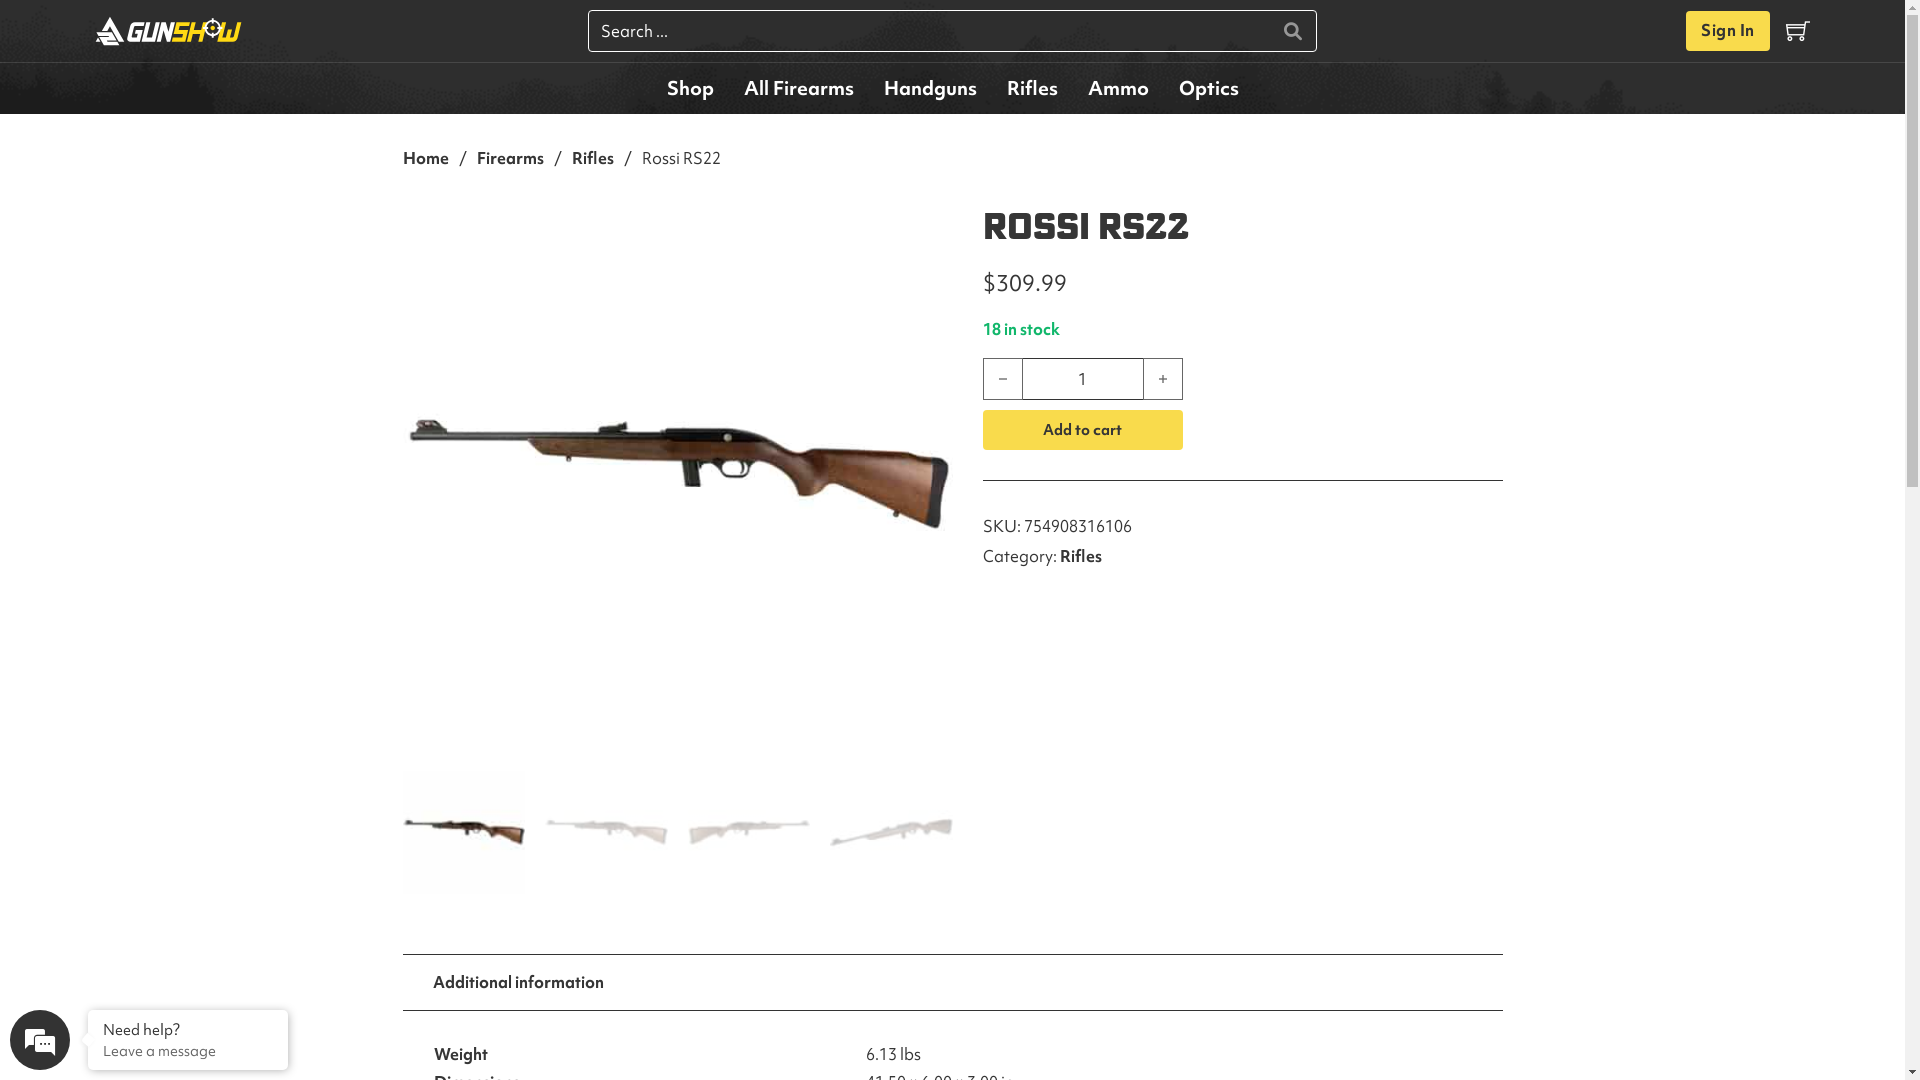 The width and height of the screenshot is (1920, 1080). What do you see at coordinates (592, 157) in the screenshot?
I see `'Rifles'` at bounding box center [592, 157].